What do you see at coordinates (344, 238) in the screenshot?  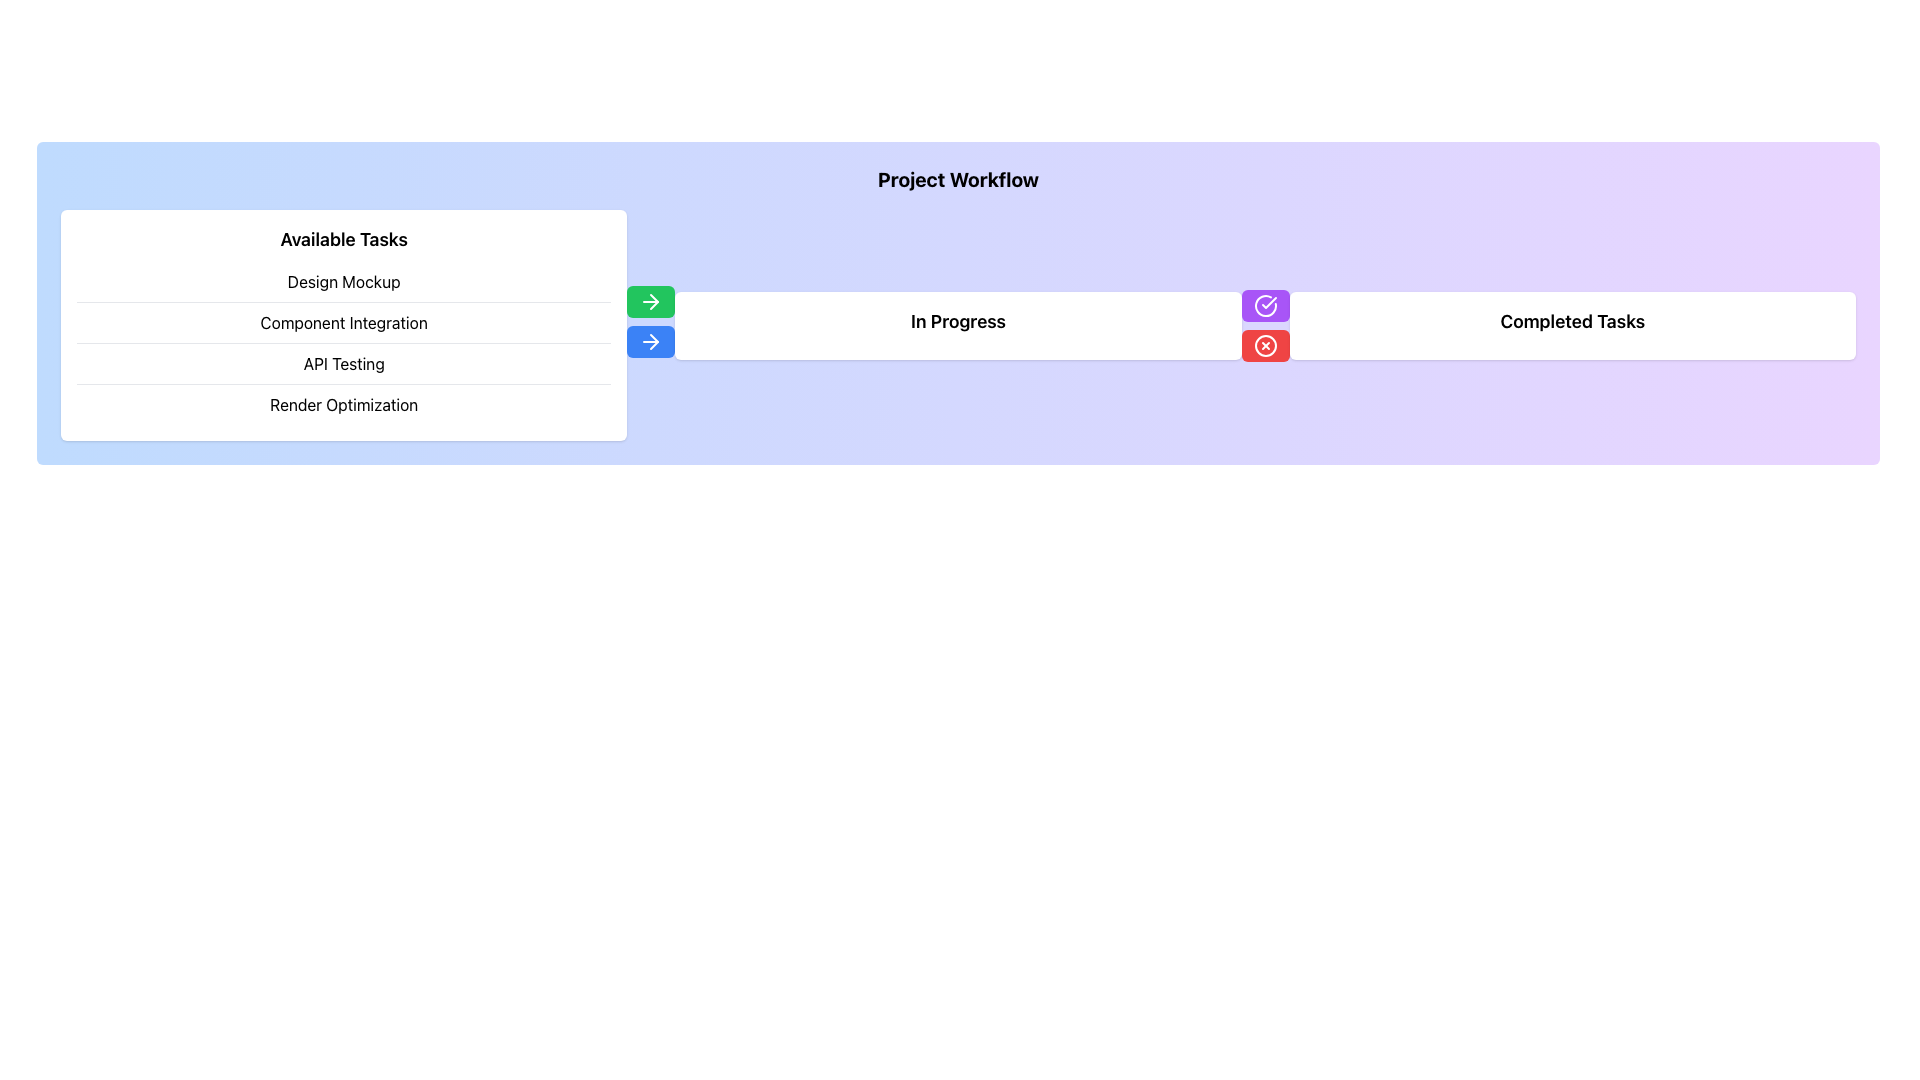 I see `the bold header text 'Available Tasks' located at the top of a white box, which contains a list of tasks underneath` at bounding box center [344, 238].